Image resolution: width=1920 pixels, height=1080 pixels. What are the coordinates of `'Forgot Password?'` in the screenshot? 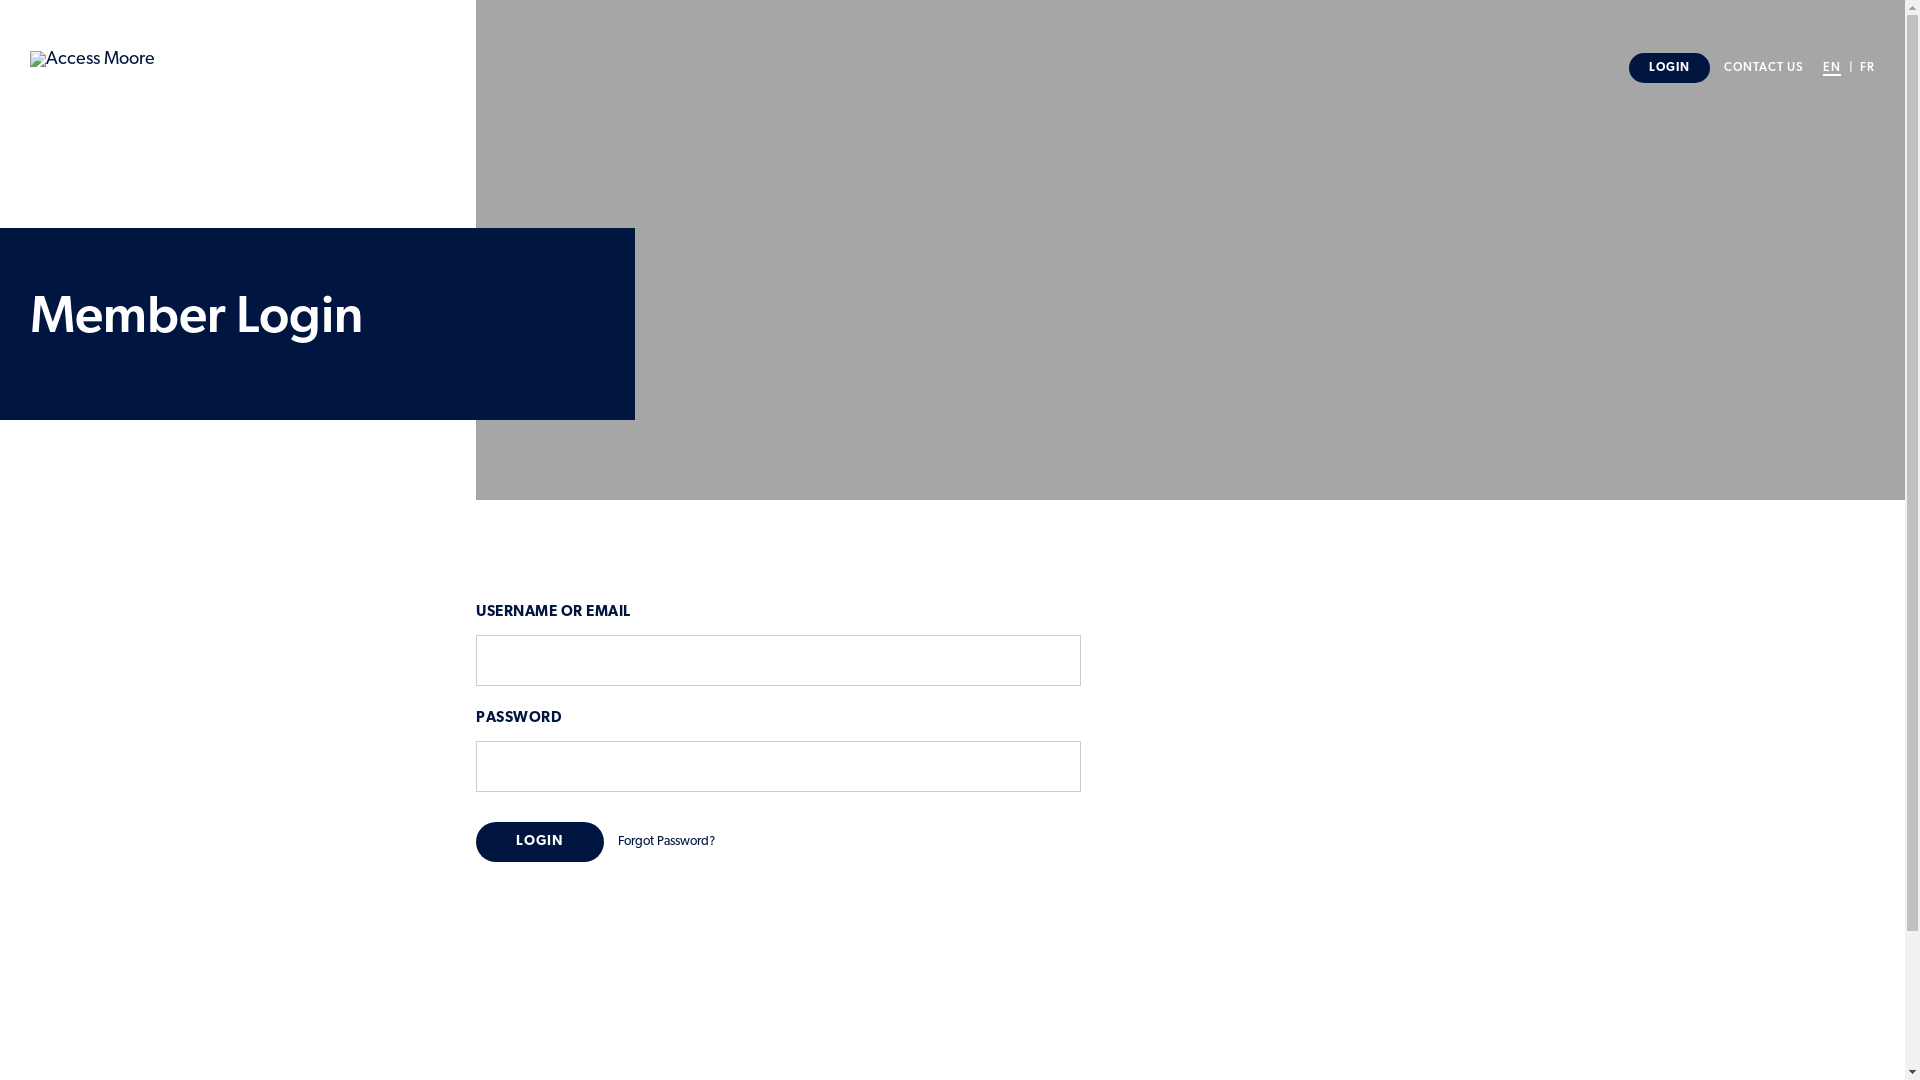 It's located at (666, 841).